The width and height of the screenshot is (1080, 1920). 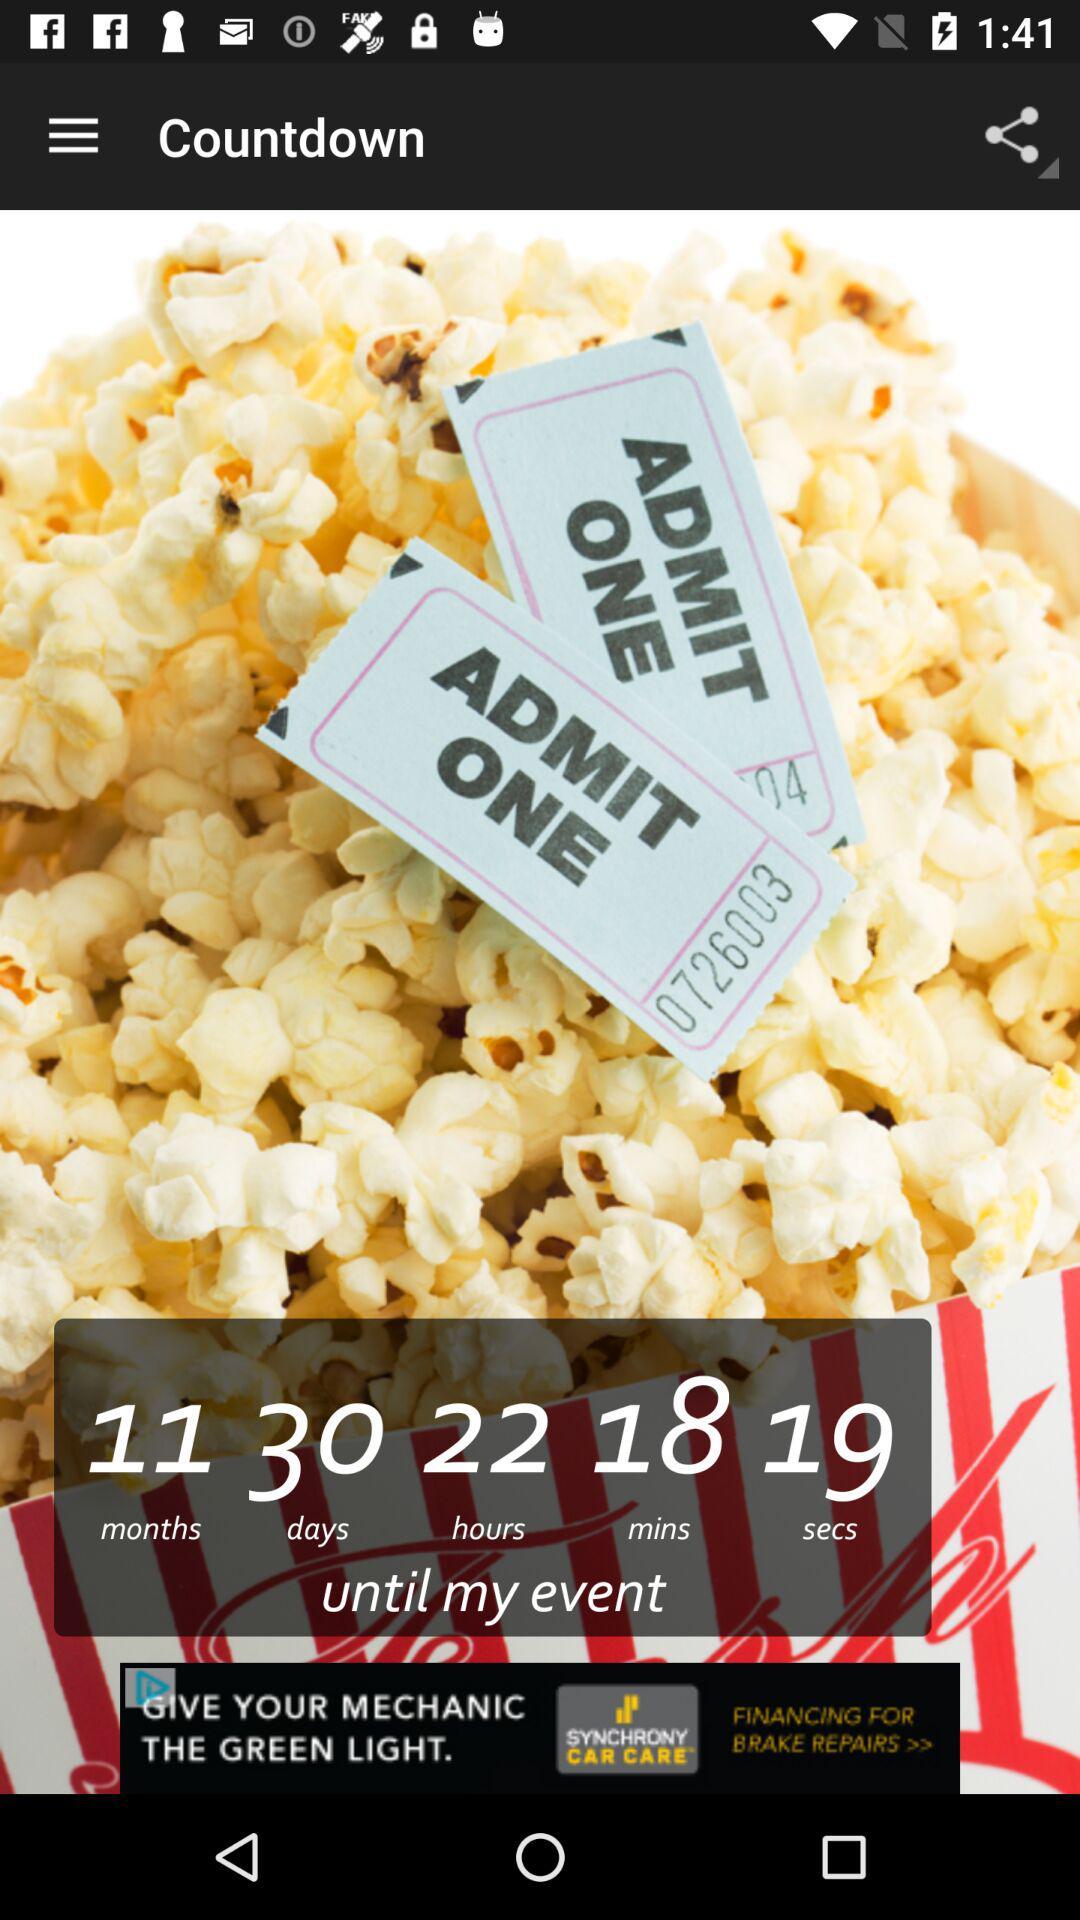 What do you see at coordinates (72, 135) in the screenshot?
I see `the app to the left of the countdown item` at bounding box center [72, 135].